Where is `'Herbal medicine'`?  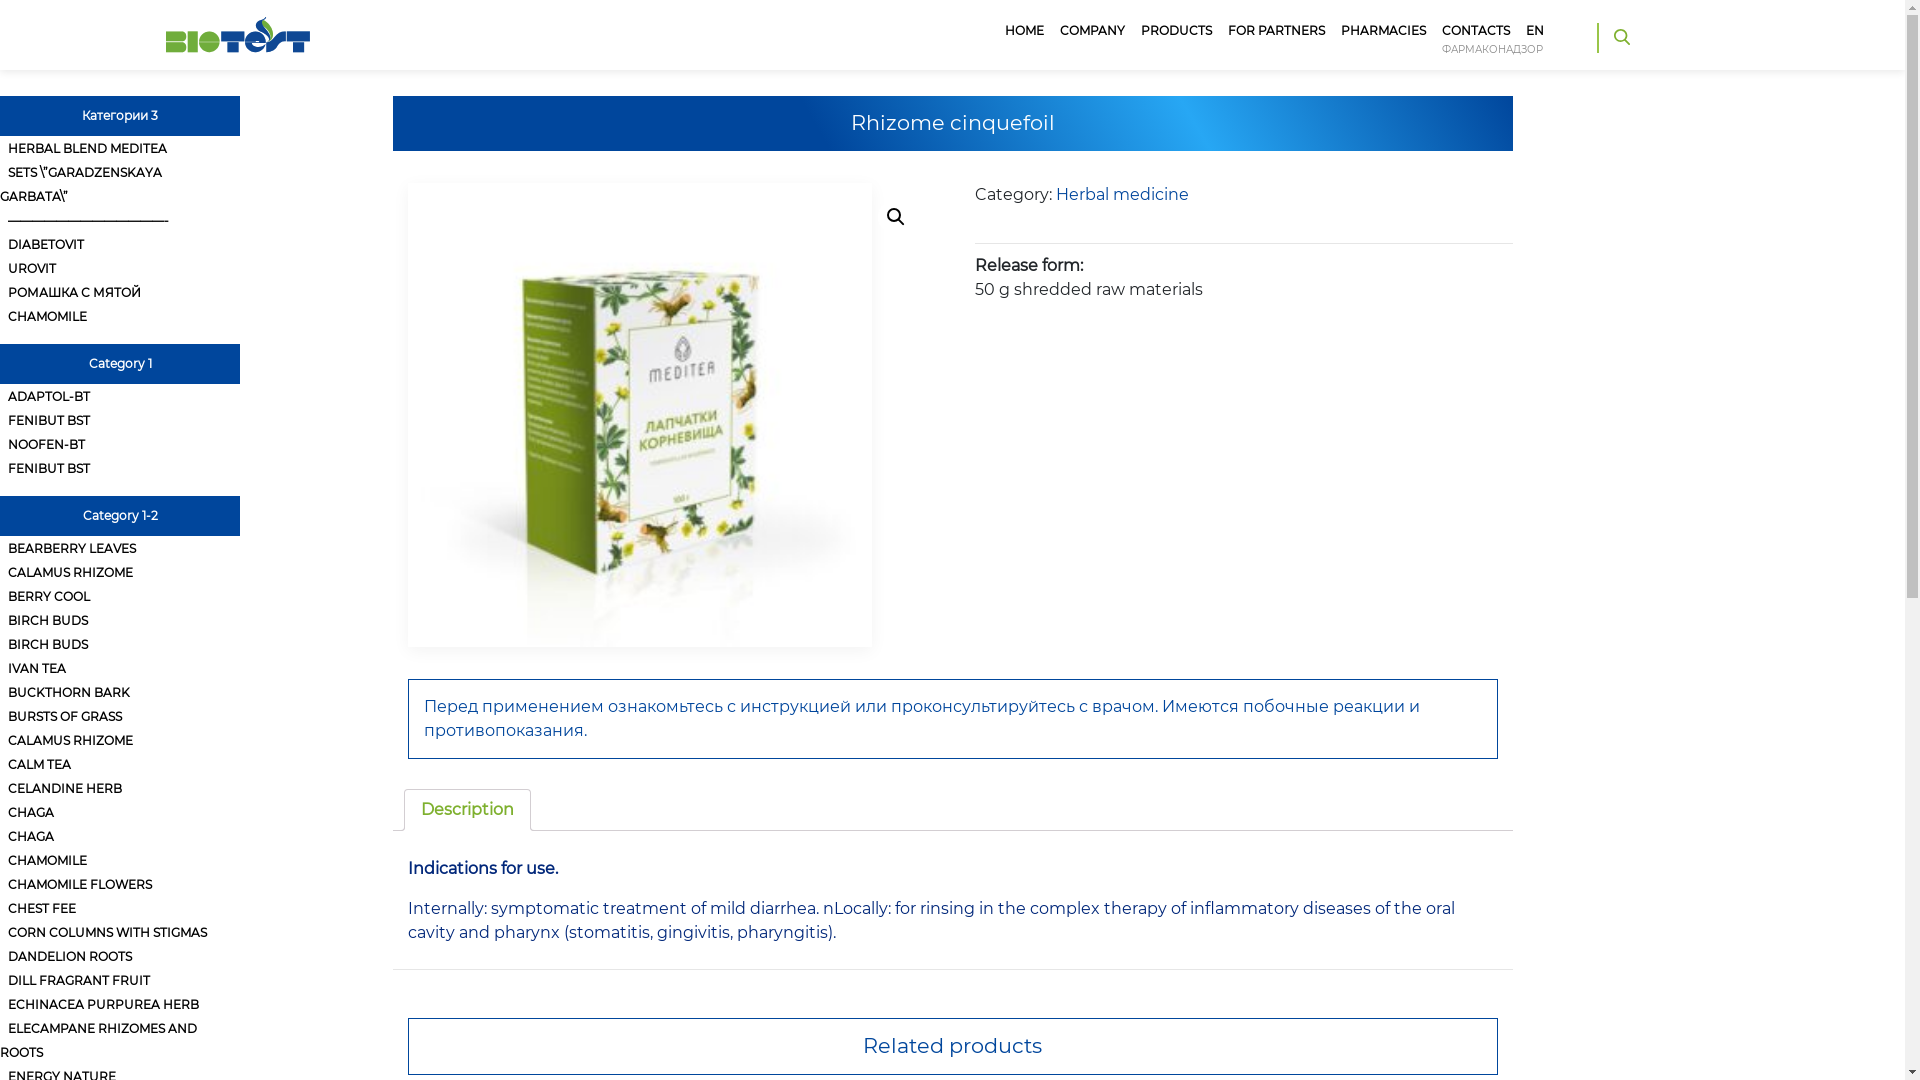 'Herbal medicine' is located at coordinates (1122, 194).